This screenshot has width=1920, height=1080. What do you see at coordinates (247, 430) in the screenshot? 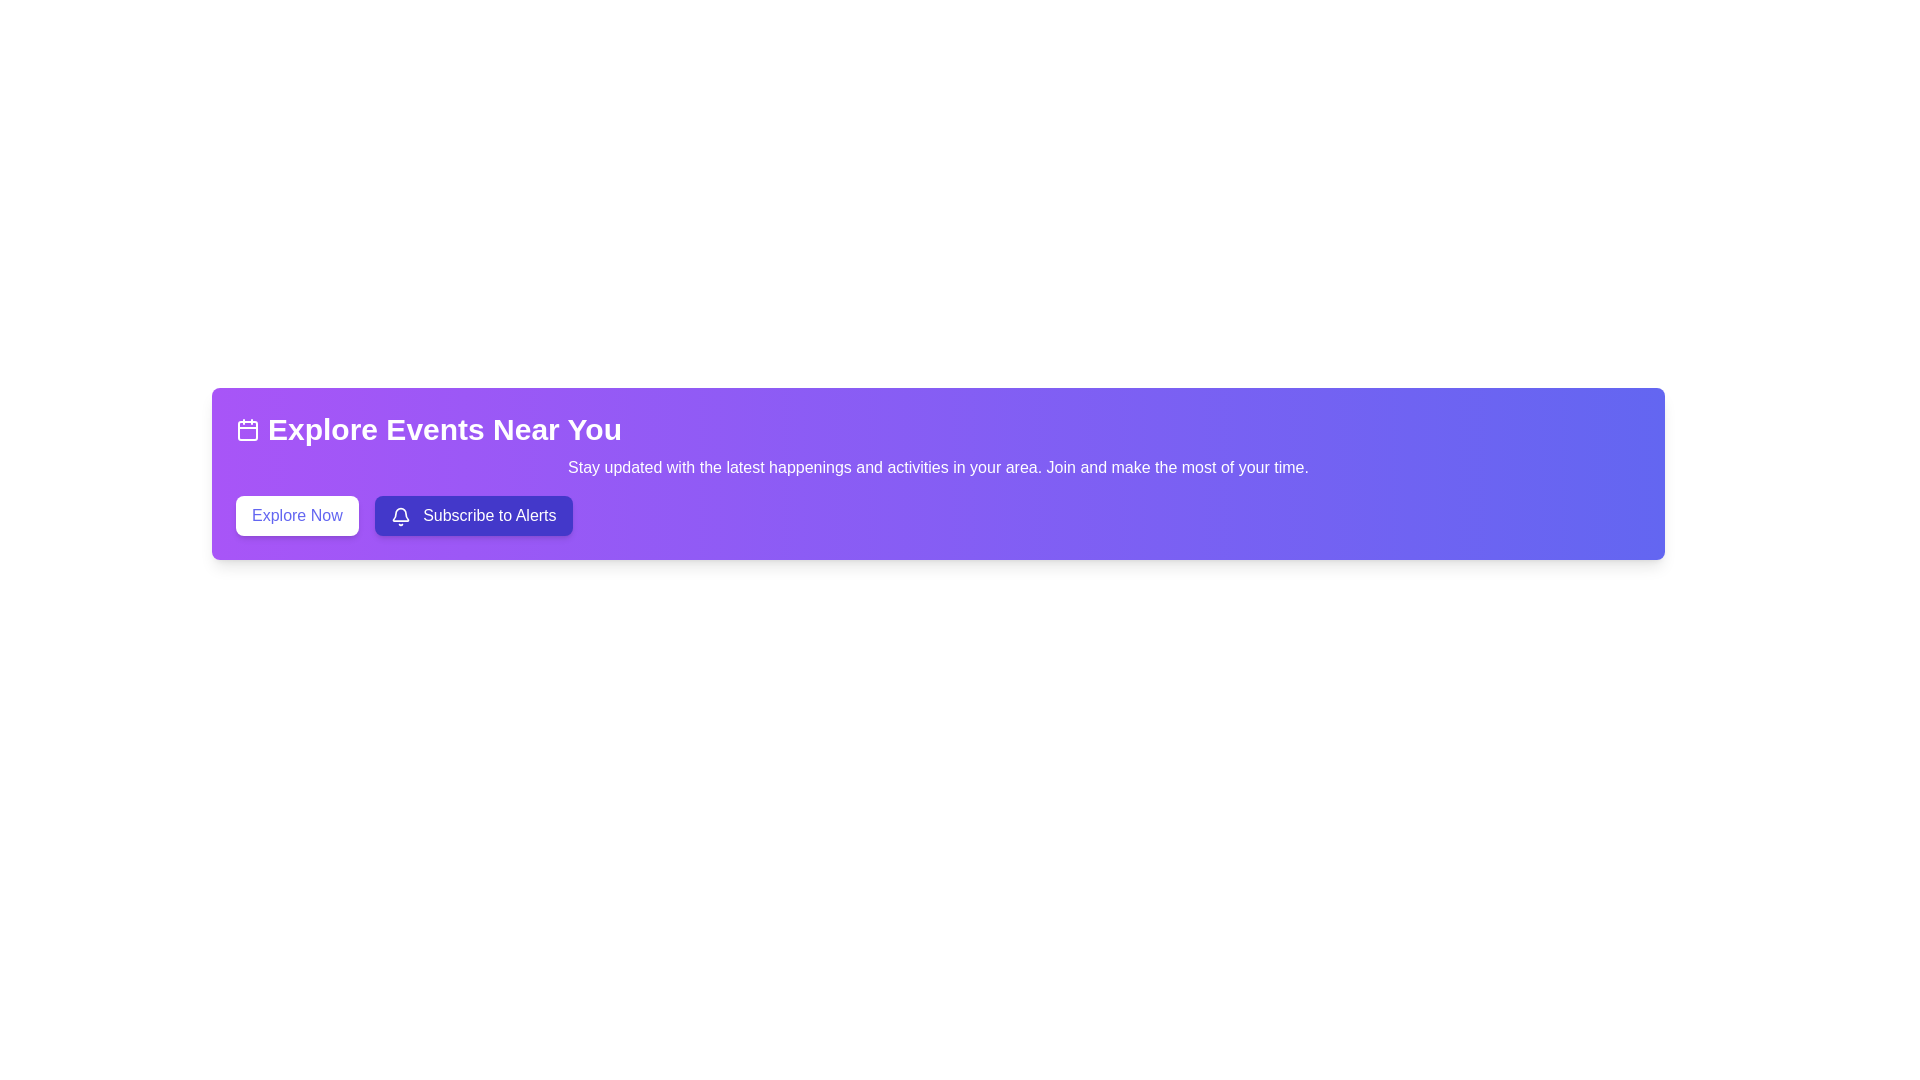
I see `the small calendar icon with rounded corners, styled in vibrant purple and white, located within the SVG calendar icon` at bounding box center [247, 430].